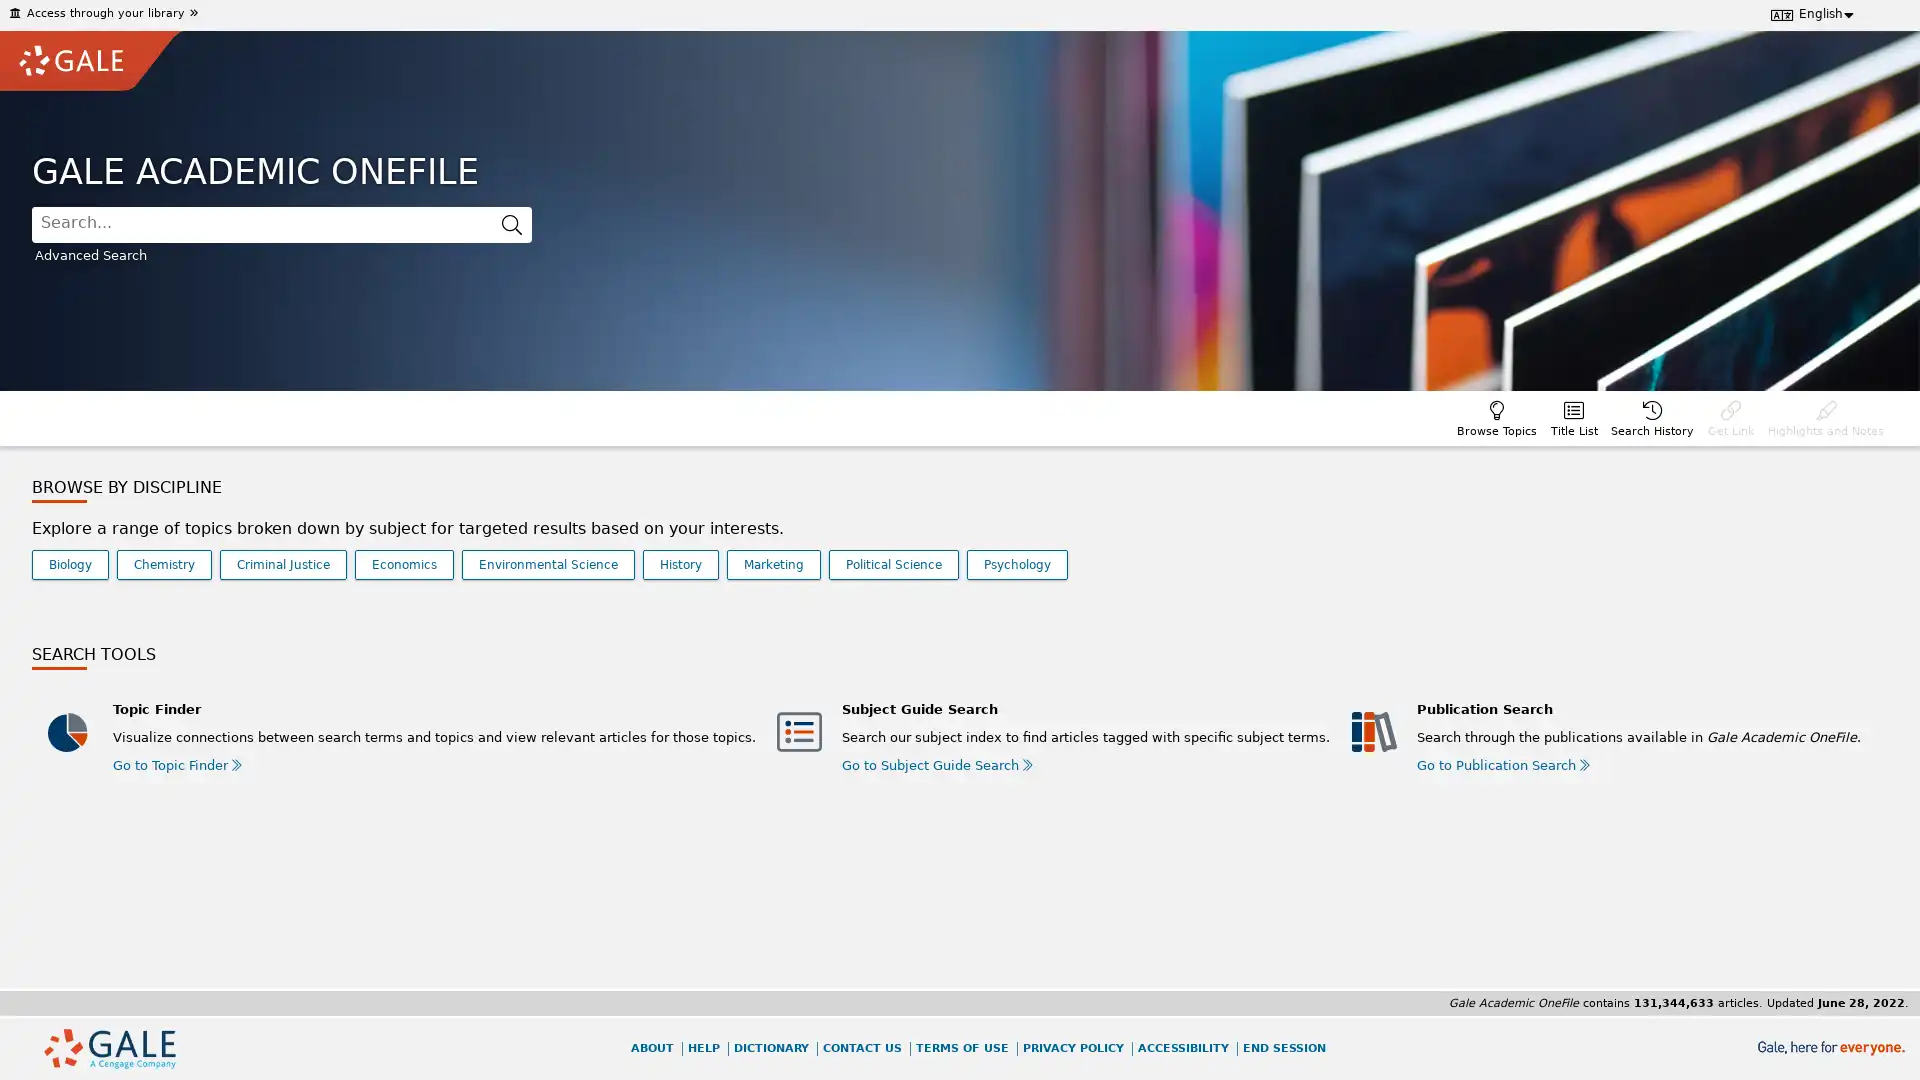 Image resolution: width=1920 pixels, height=1080 pixels. Describe the element at coordinates (512, 224) in the screenshot. I see `Submit` at that location.